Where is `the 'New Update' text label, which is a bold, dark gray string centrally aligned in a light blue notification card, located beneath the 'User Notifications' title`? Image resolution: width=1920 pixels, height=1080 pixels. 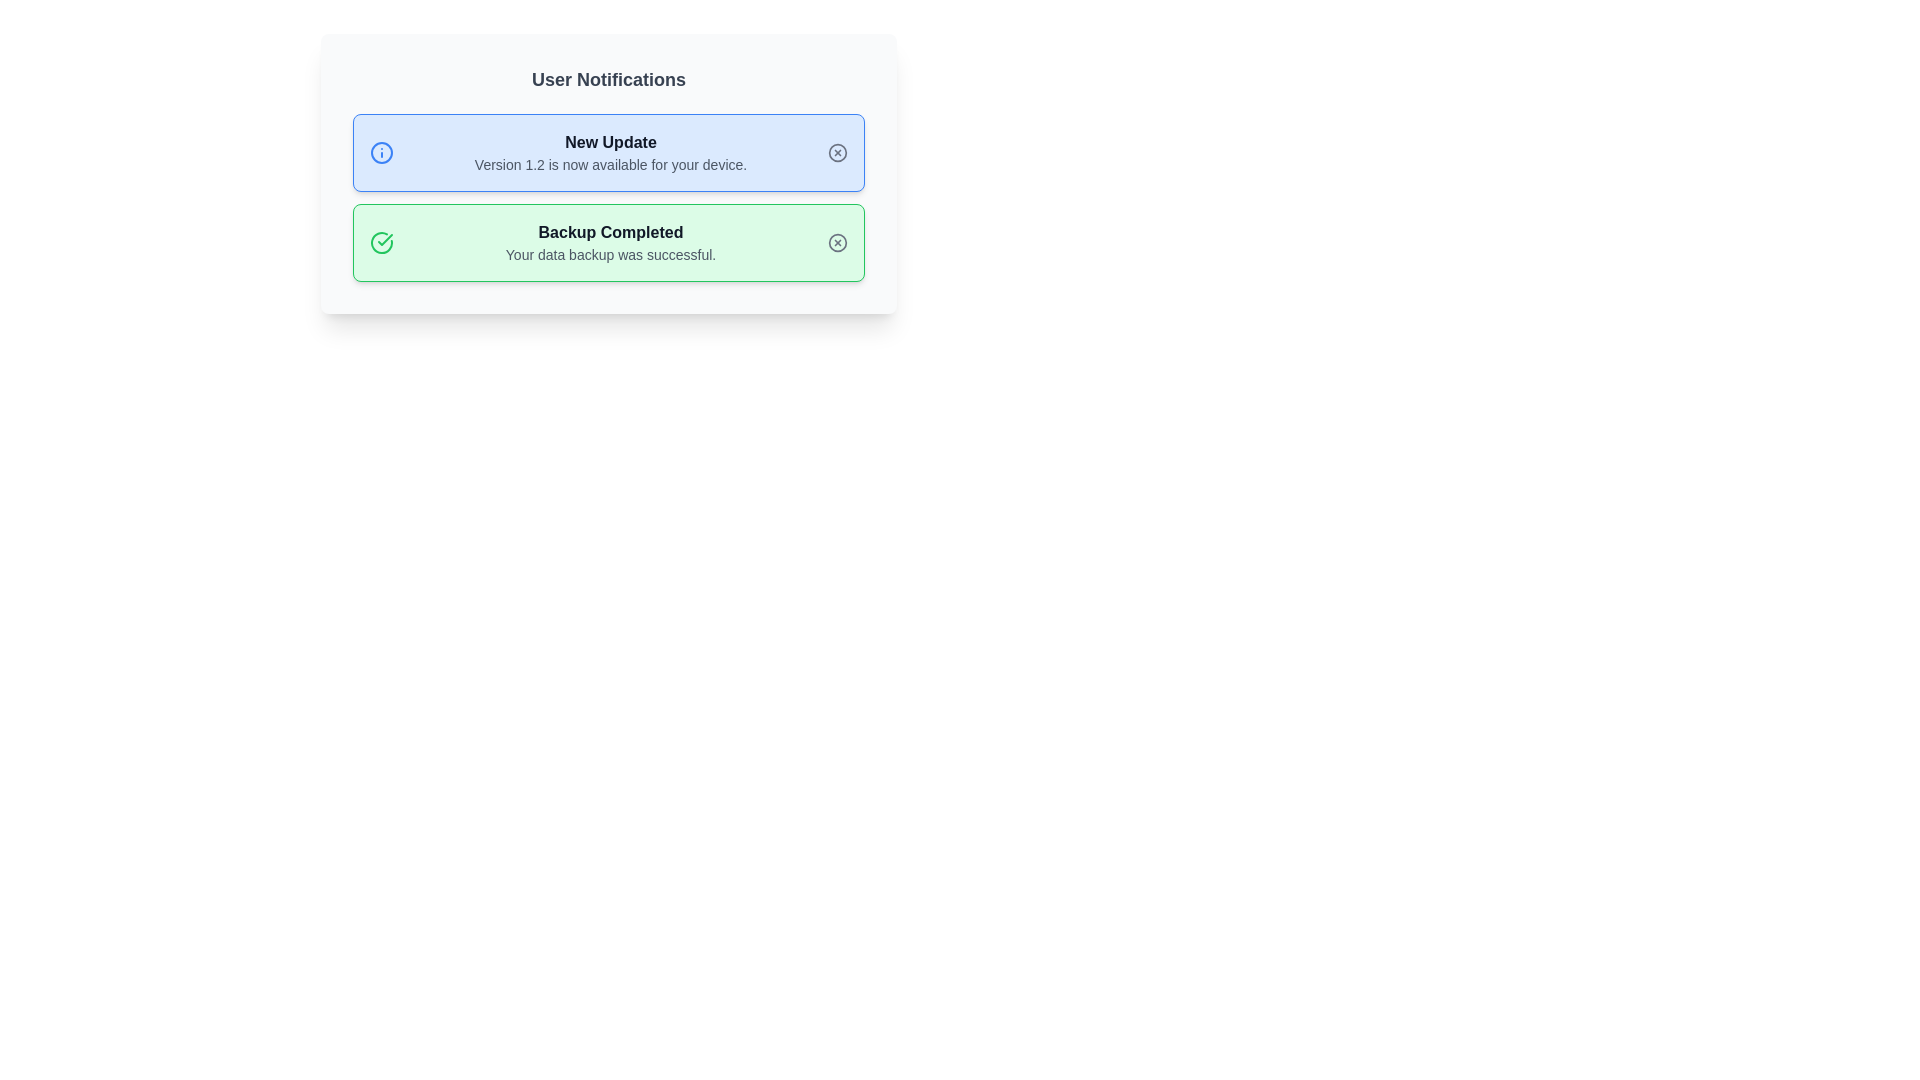 the 'New Update' text label, which is a bold, dark gray string centrally aligned in a light blue notification card, located beneath the 'User Notifications' title is located at coordinates (609, 141).